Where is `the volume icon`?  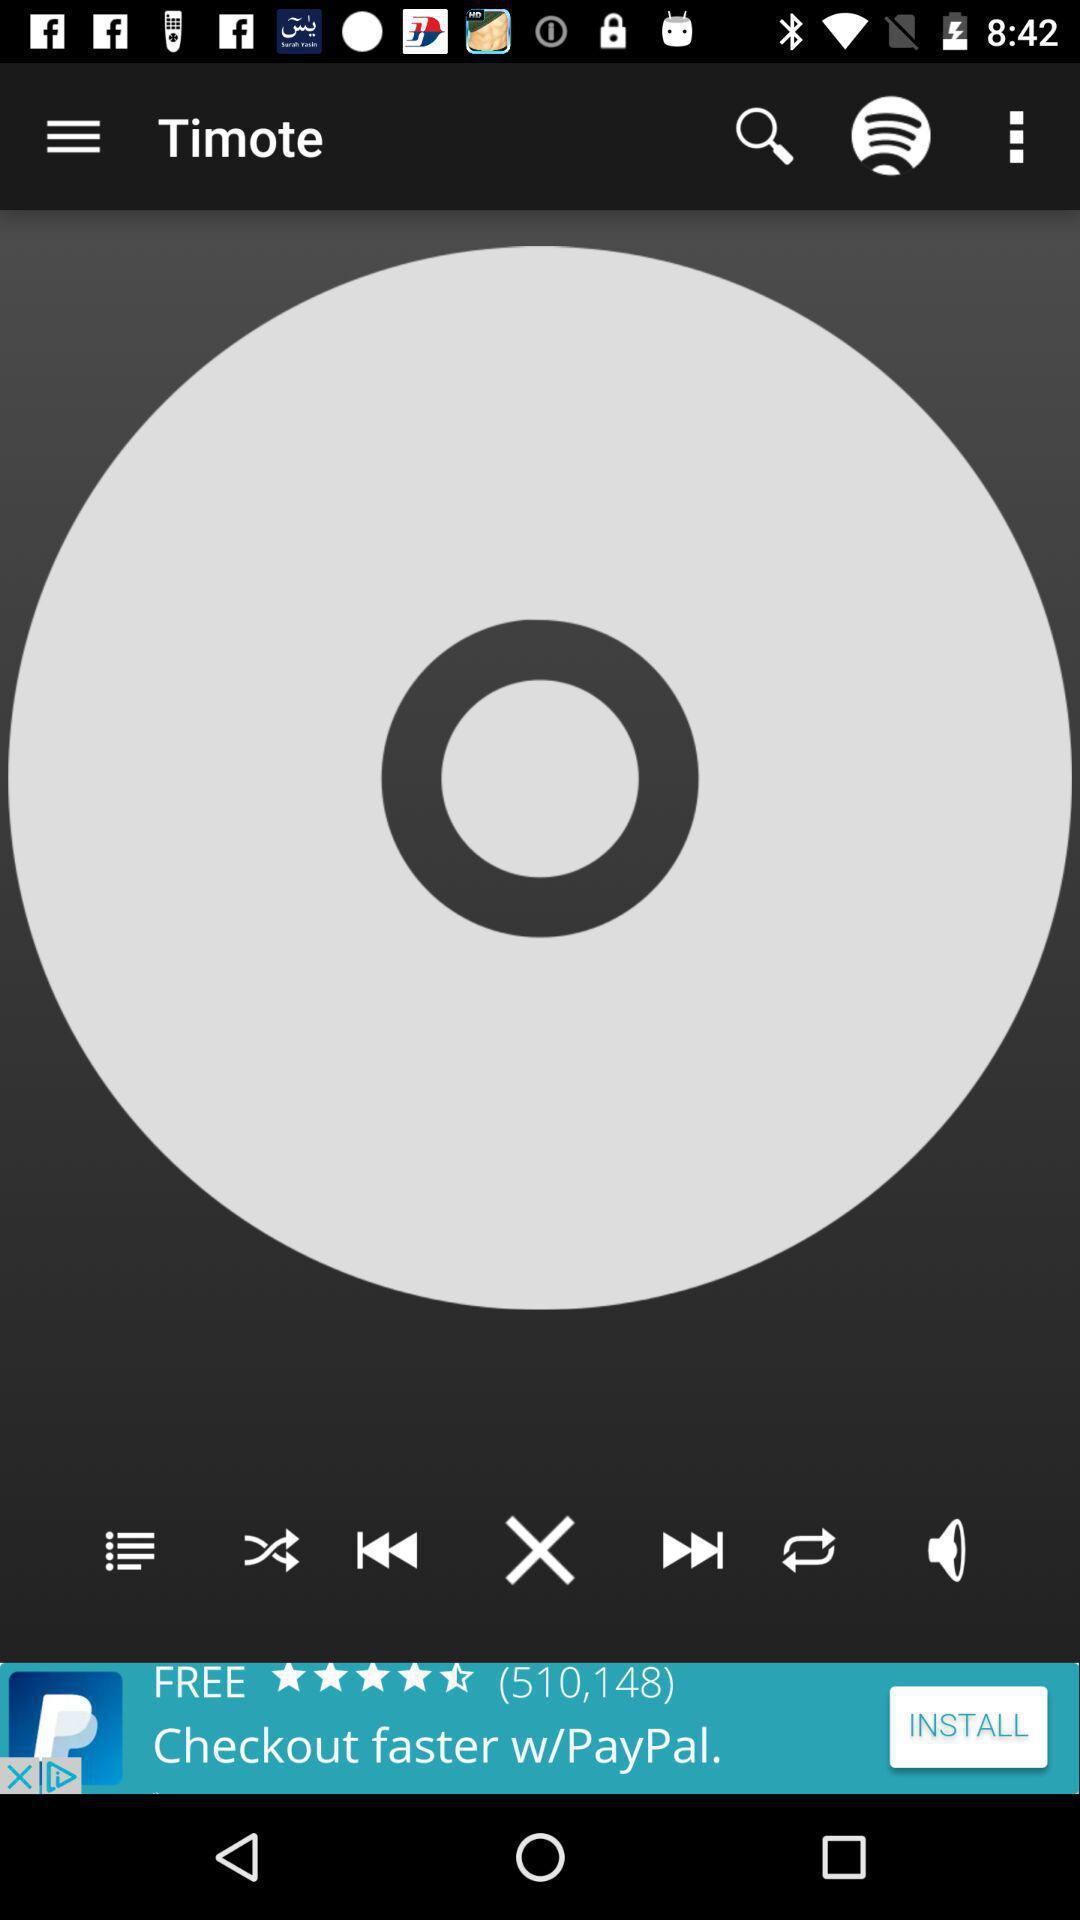 the volume icon is located at coordinates (948, 1549).